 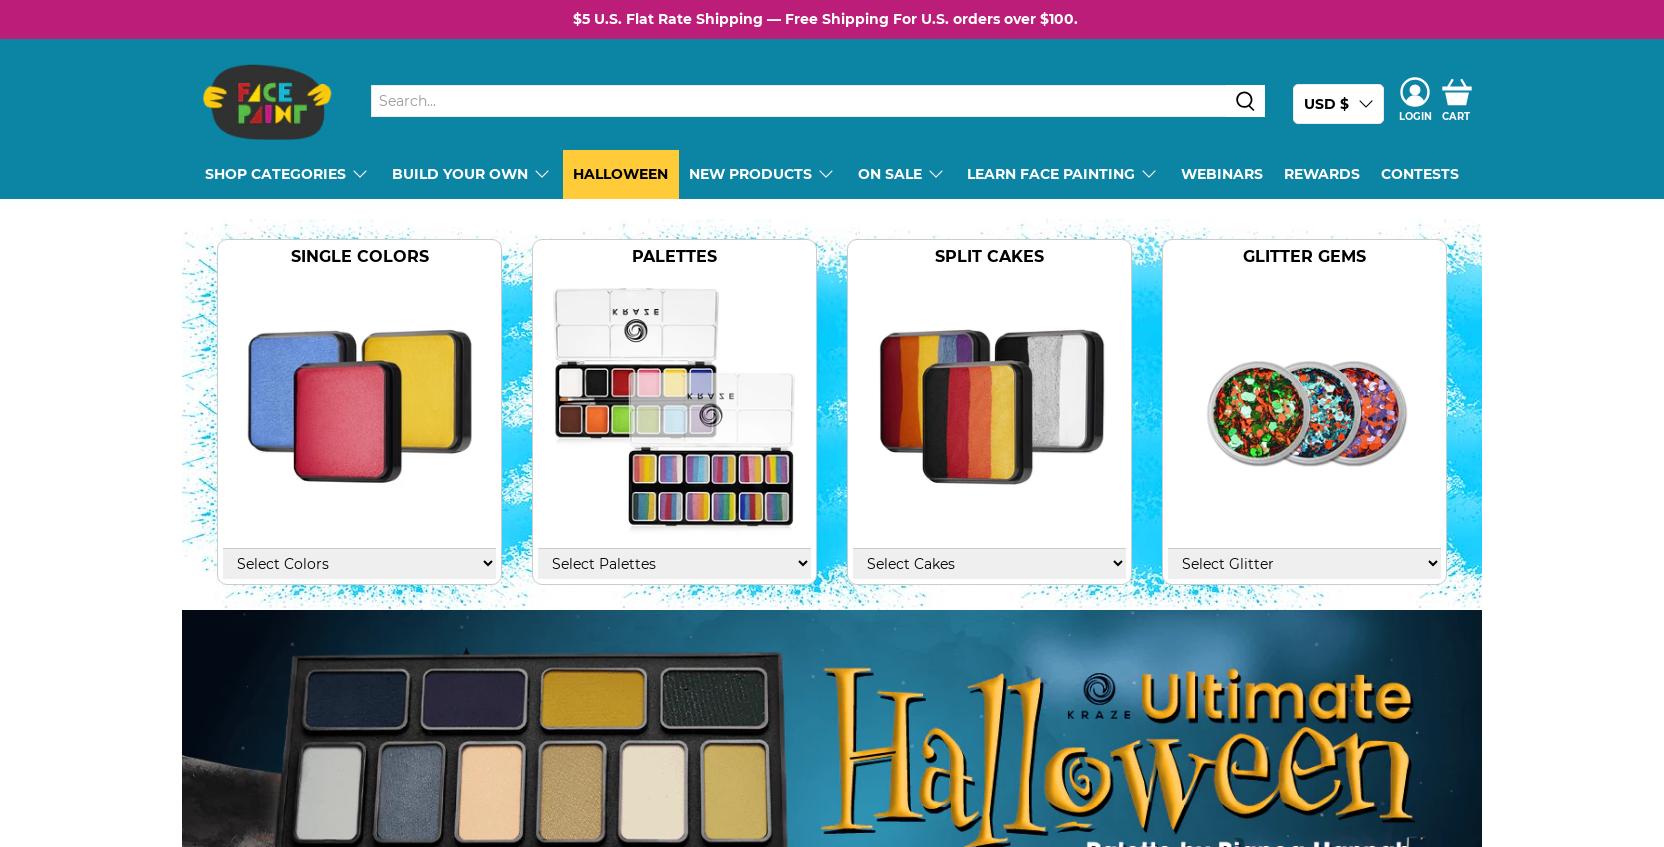 What do you see at coordinates (888, 172) in the screenshot?
I see `'On Sale'` at bounding box center [888, 172].